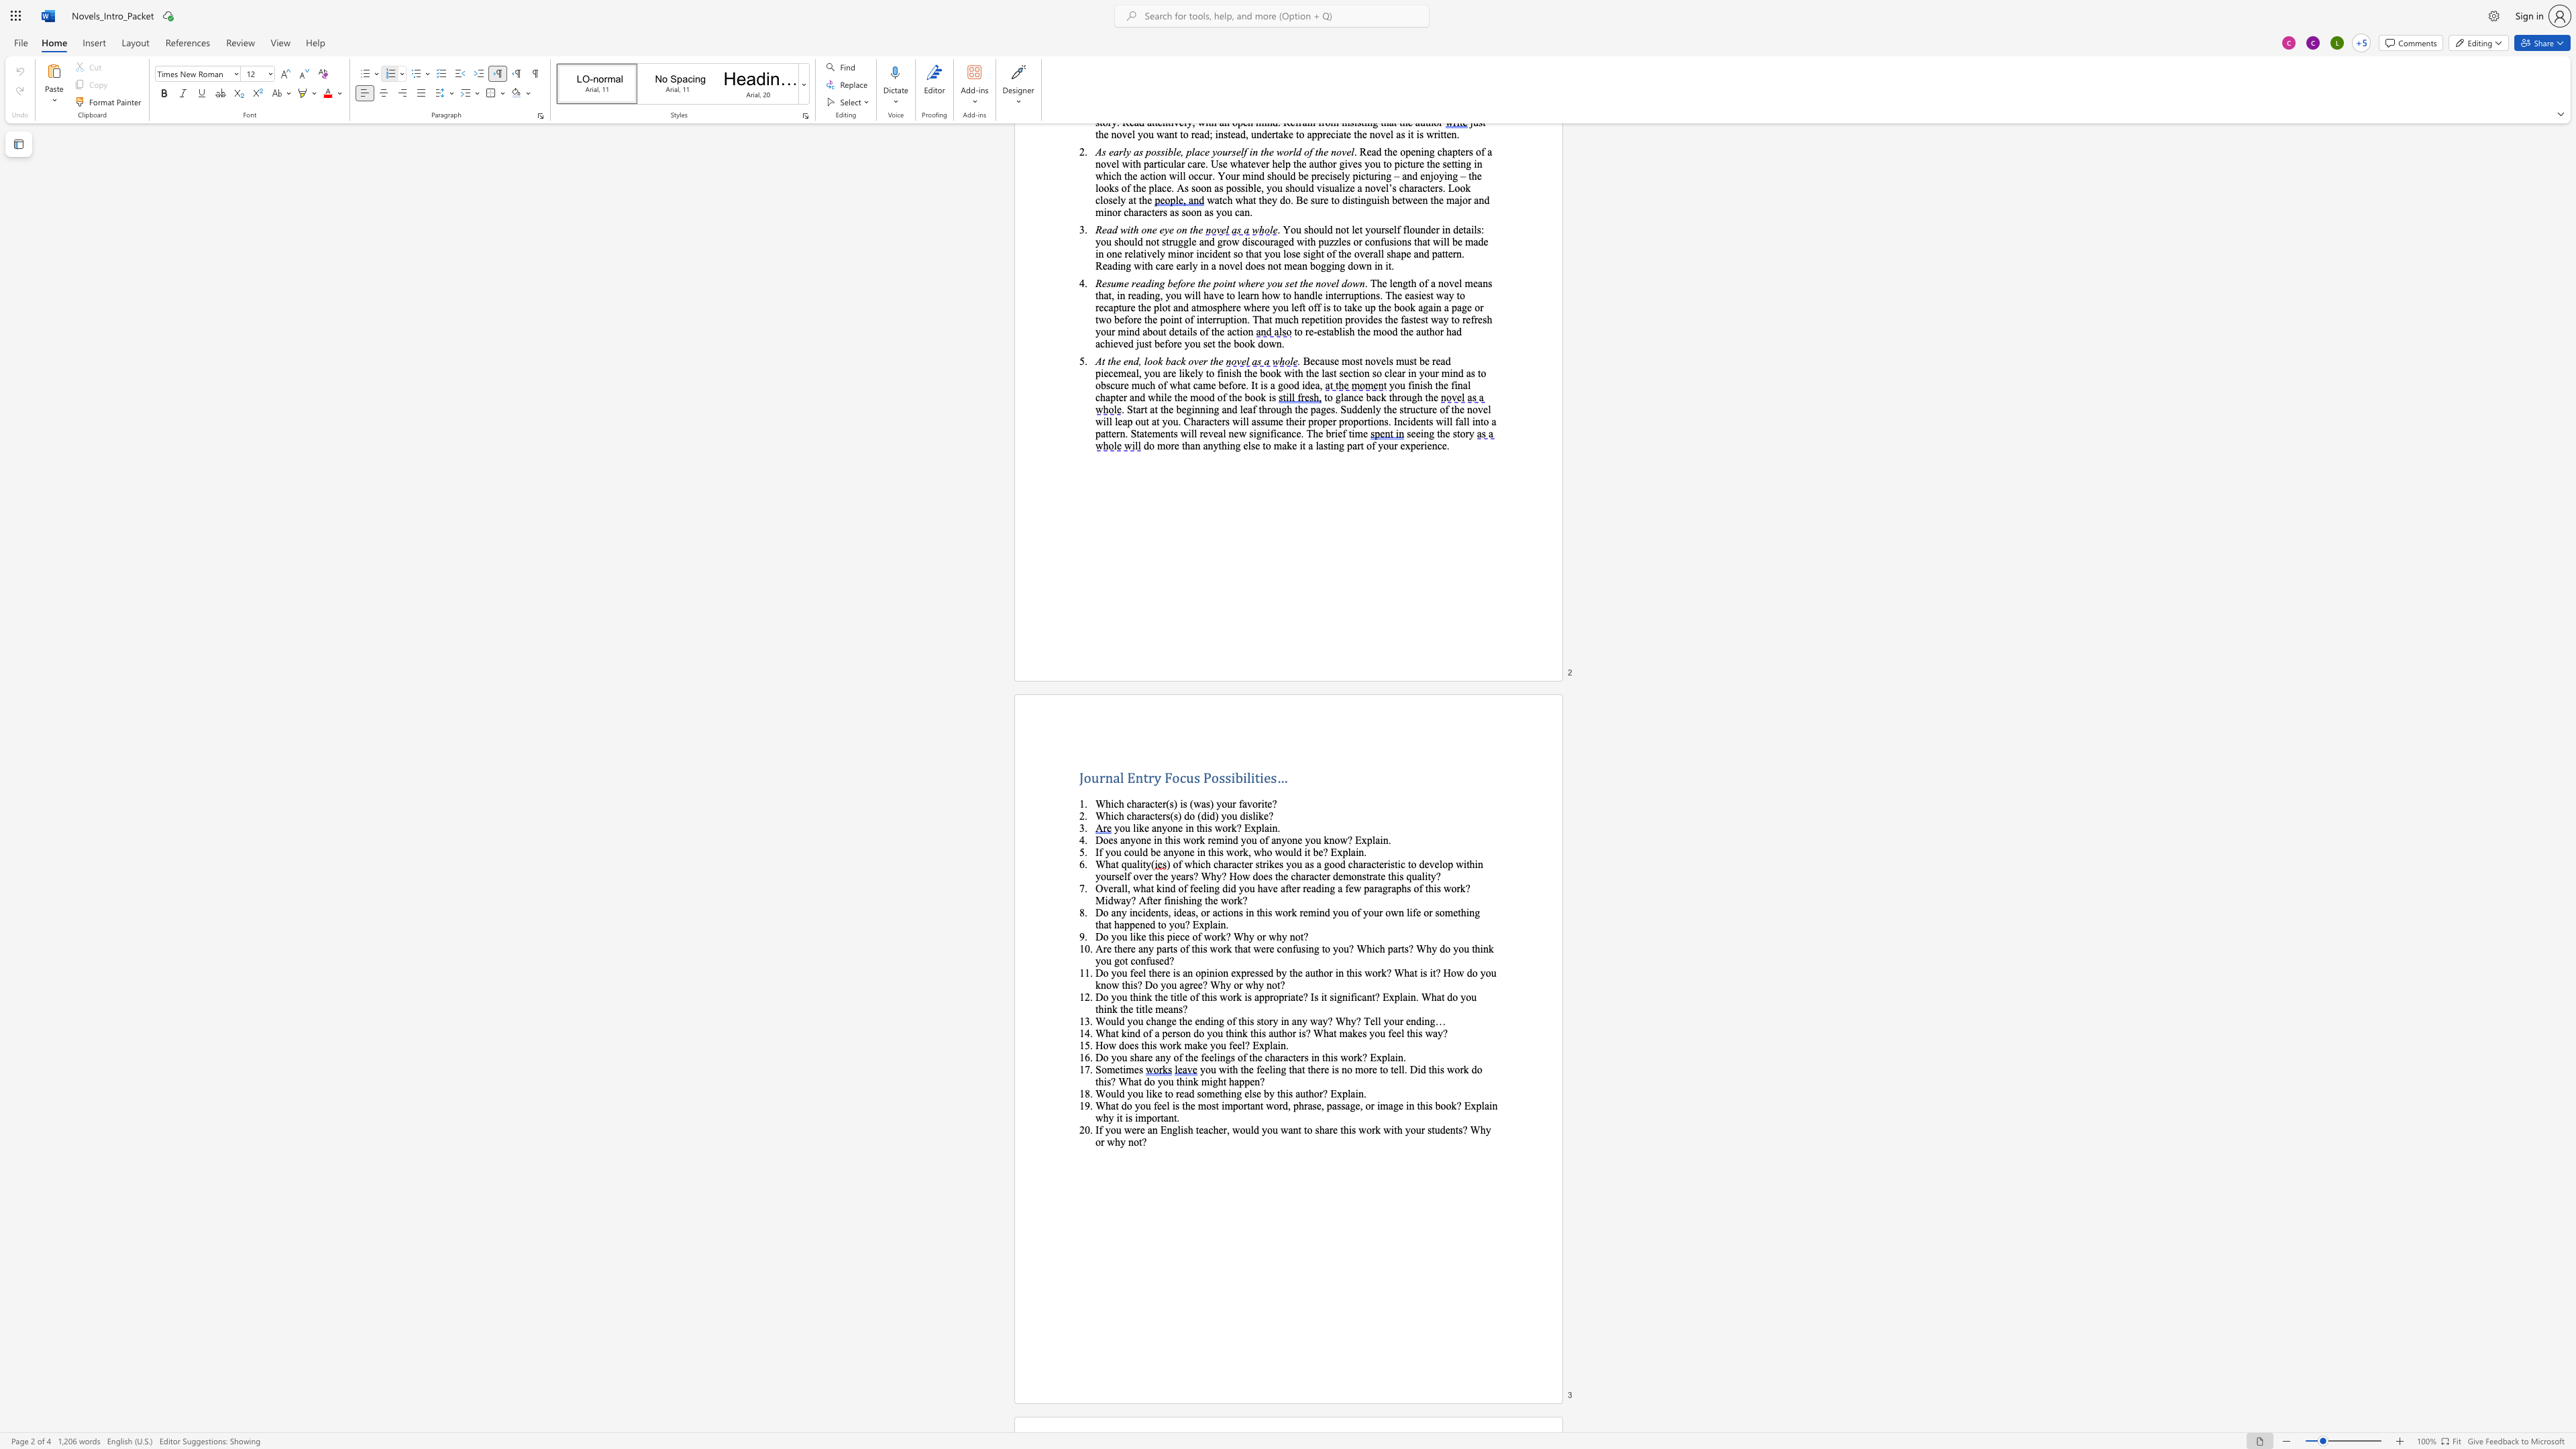 The image size is (2576, 1449). What do you see at coordinates (1412, 996) in the screenshot?
I see `the 3th character "n" in the text` at bounding box center [1412, 996].